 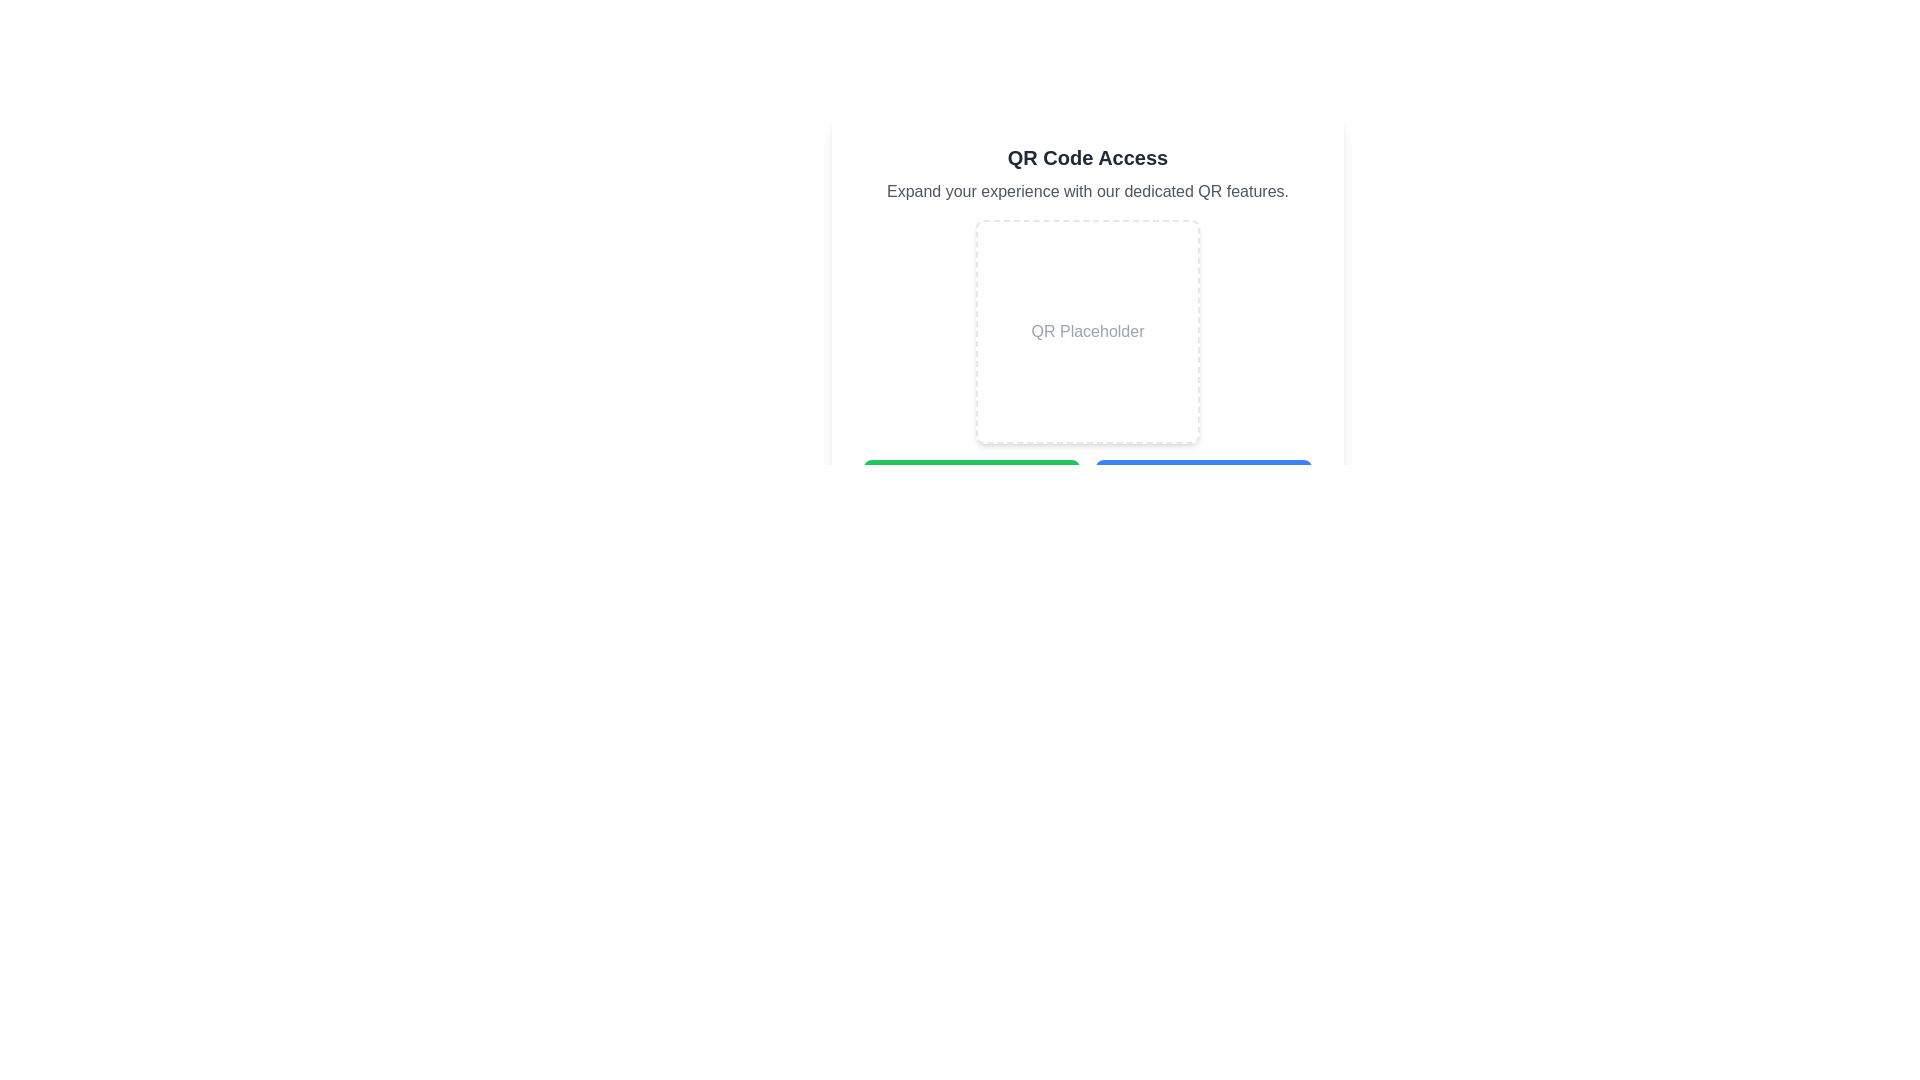 What do you see at coordinates (1087, 192) in the screenshot?
I see `the descriptive text label located directly below the 'QR Code Access' header, which provides additional information to guide the user` at bounding box center [1087, 192].